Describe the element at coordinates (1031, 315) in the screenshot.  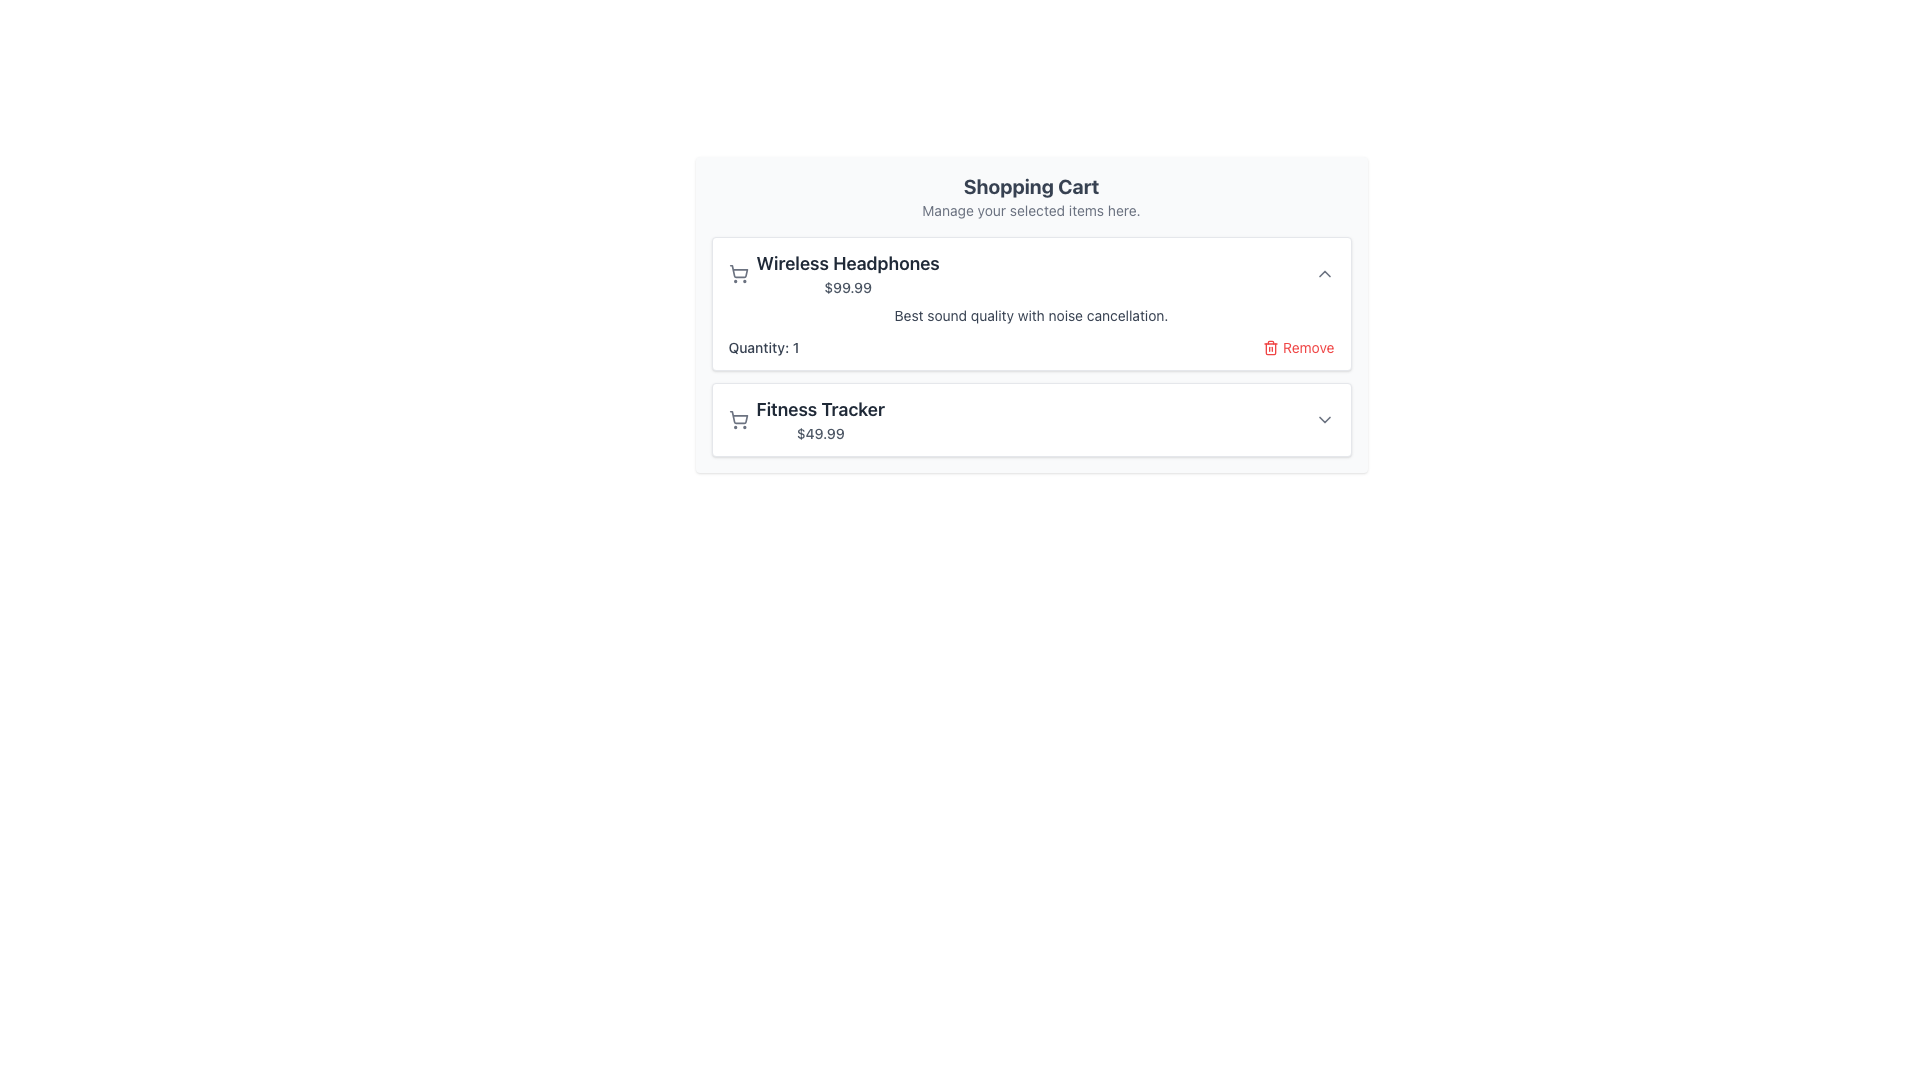
I see `the descriptive text element for the 'Wireless Headphones' product in the shopping cart, located above the 'Quantity' and 'Remove' controls` at that location.